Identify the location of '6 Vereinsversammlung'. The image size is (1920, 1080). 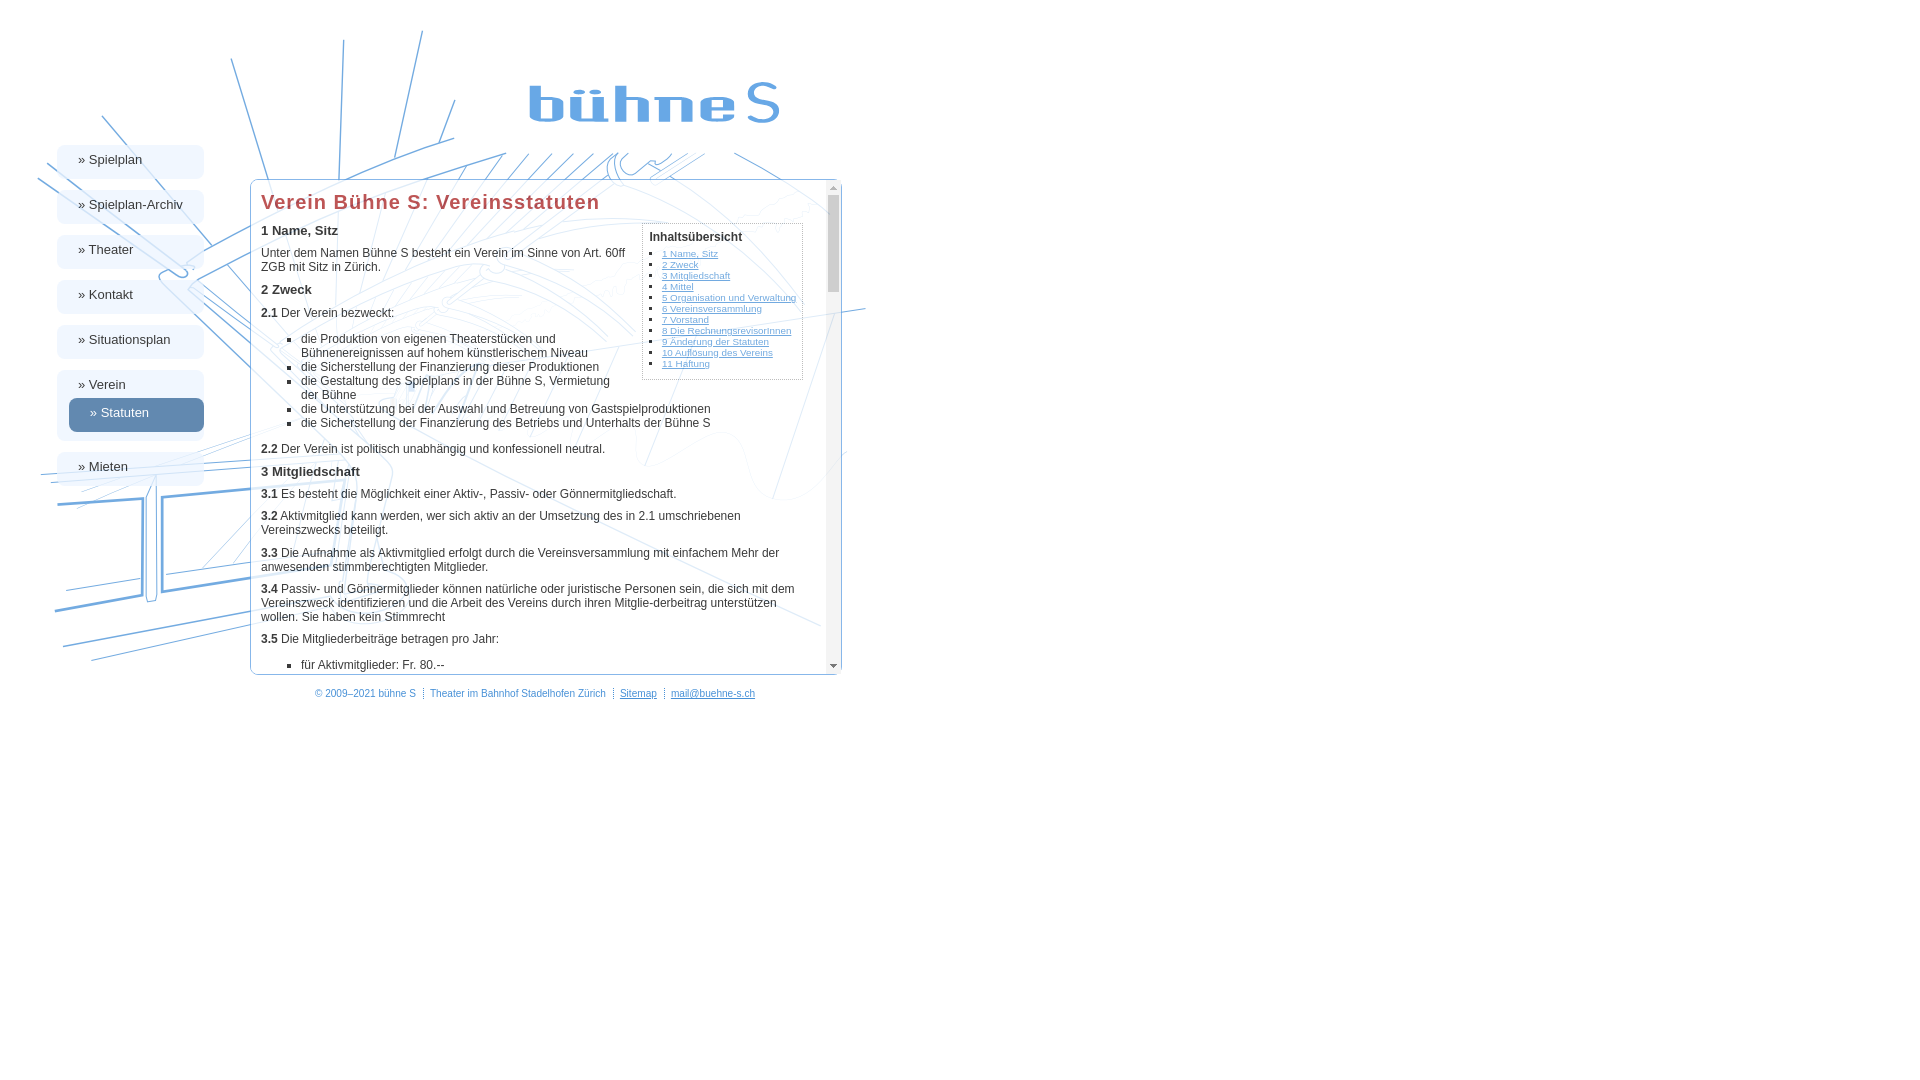
(662, 308).